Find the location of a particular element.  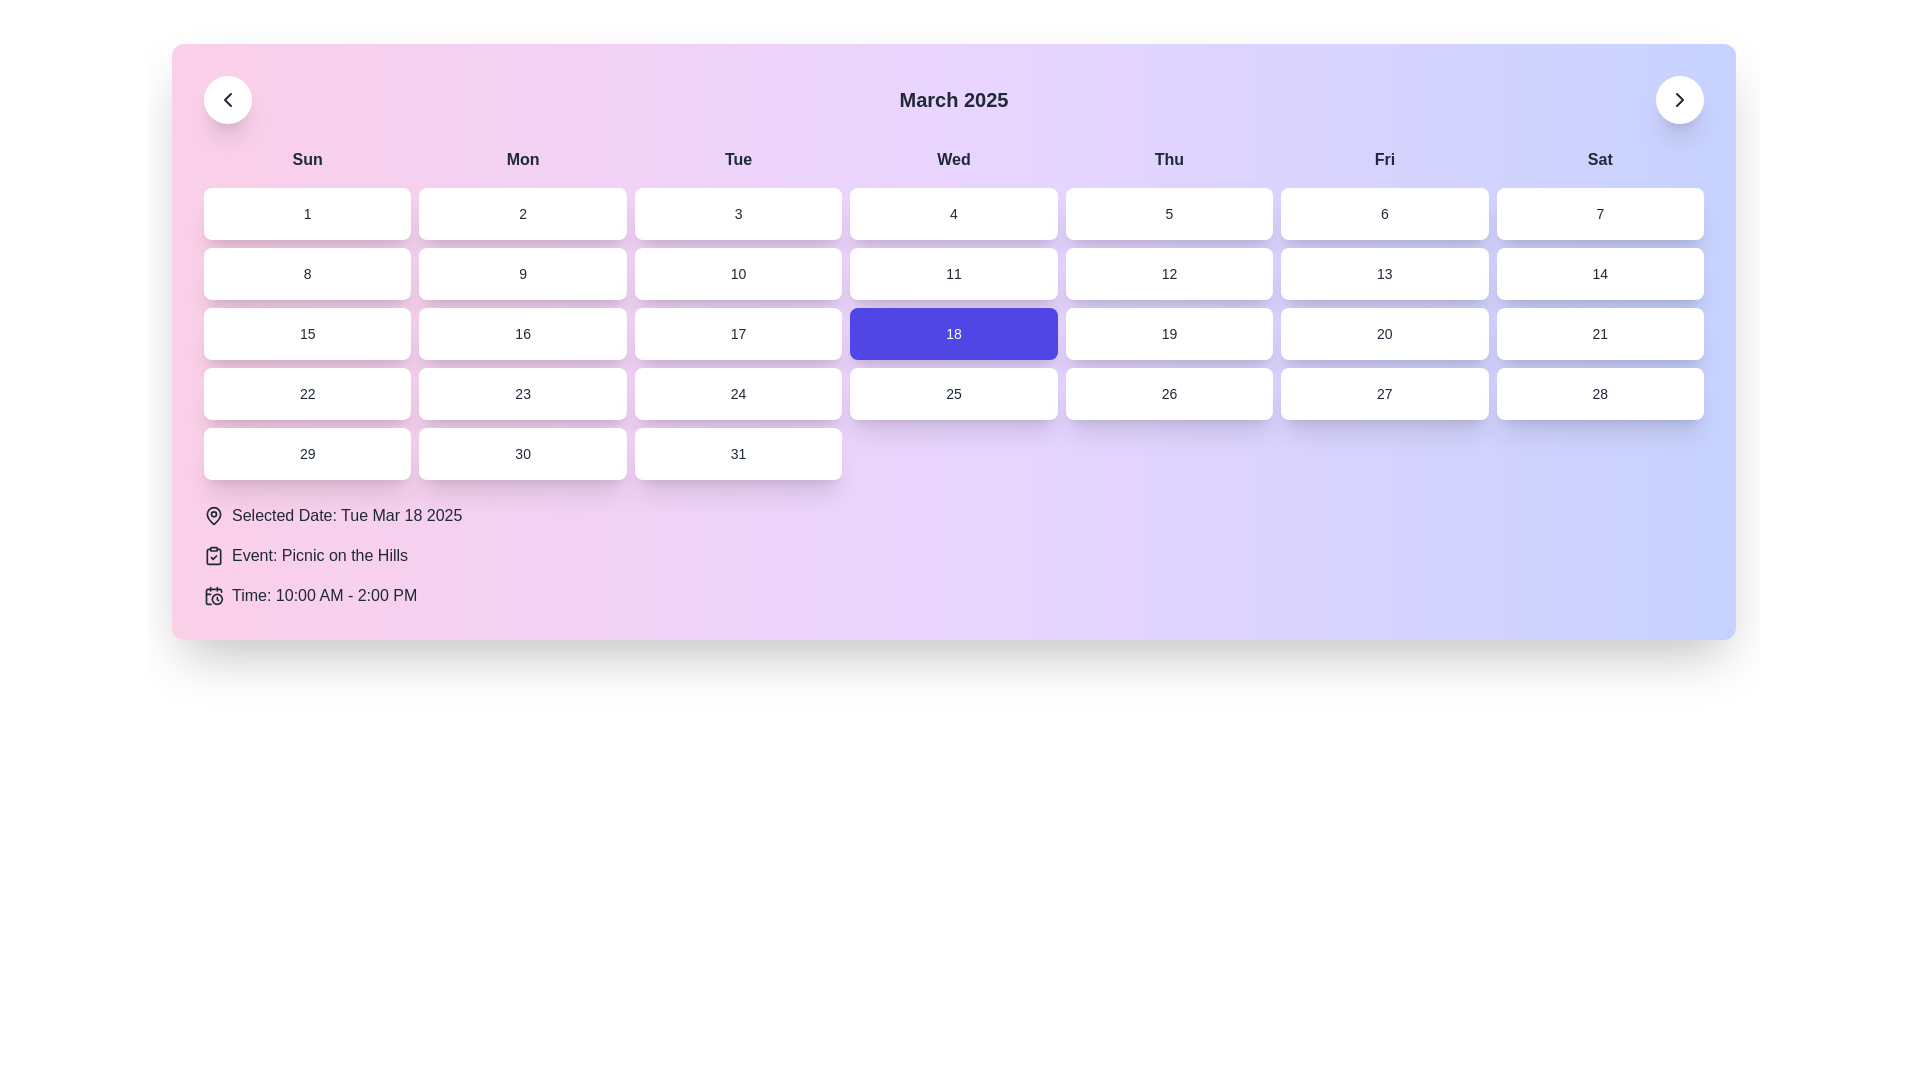

the static label for the Thursday column in the calendar grid, which is the fifth weekday abbreviation from left to right in the header is located at coordinates (1169, 158).